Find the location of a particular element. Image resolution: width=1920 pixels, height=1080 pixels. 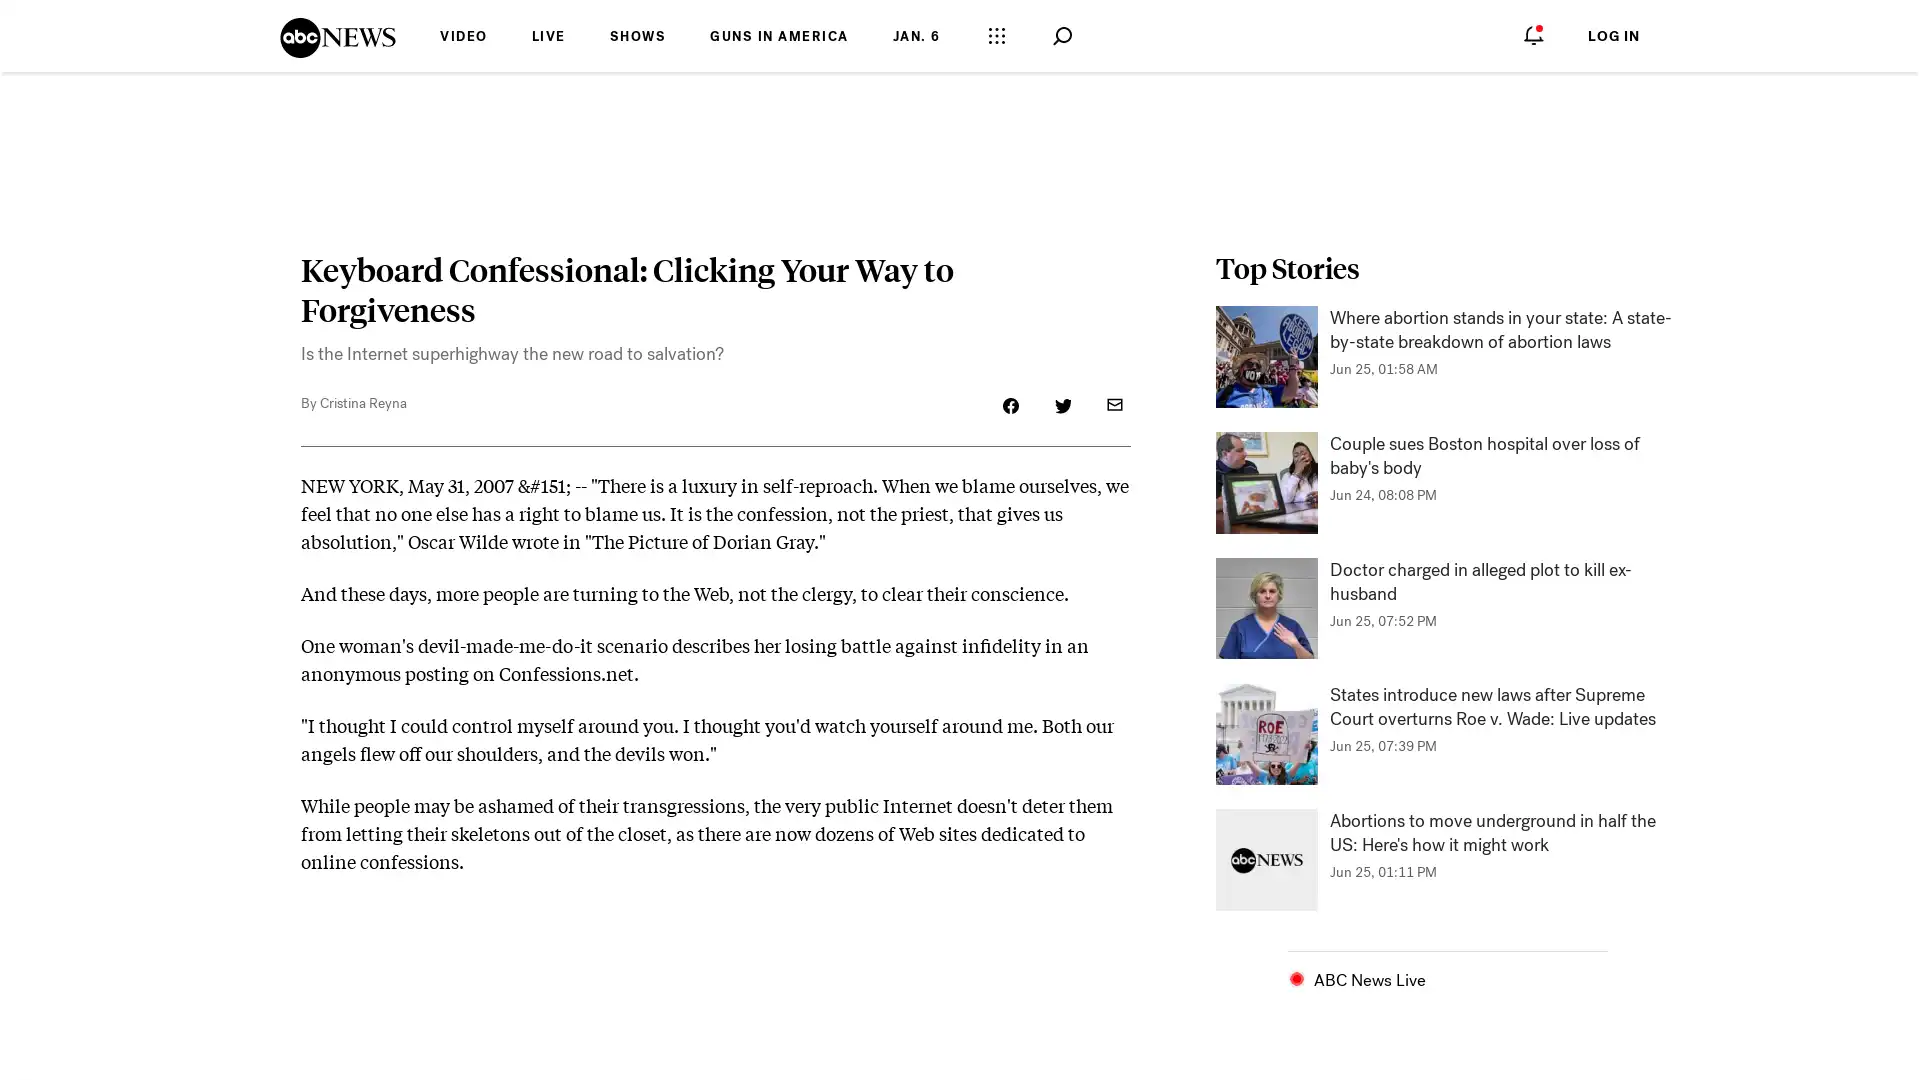

Share Story on Twitter is located at coordinates (1061, 405).